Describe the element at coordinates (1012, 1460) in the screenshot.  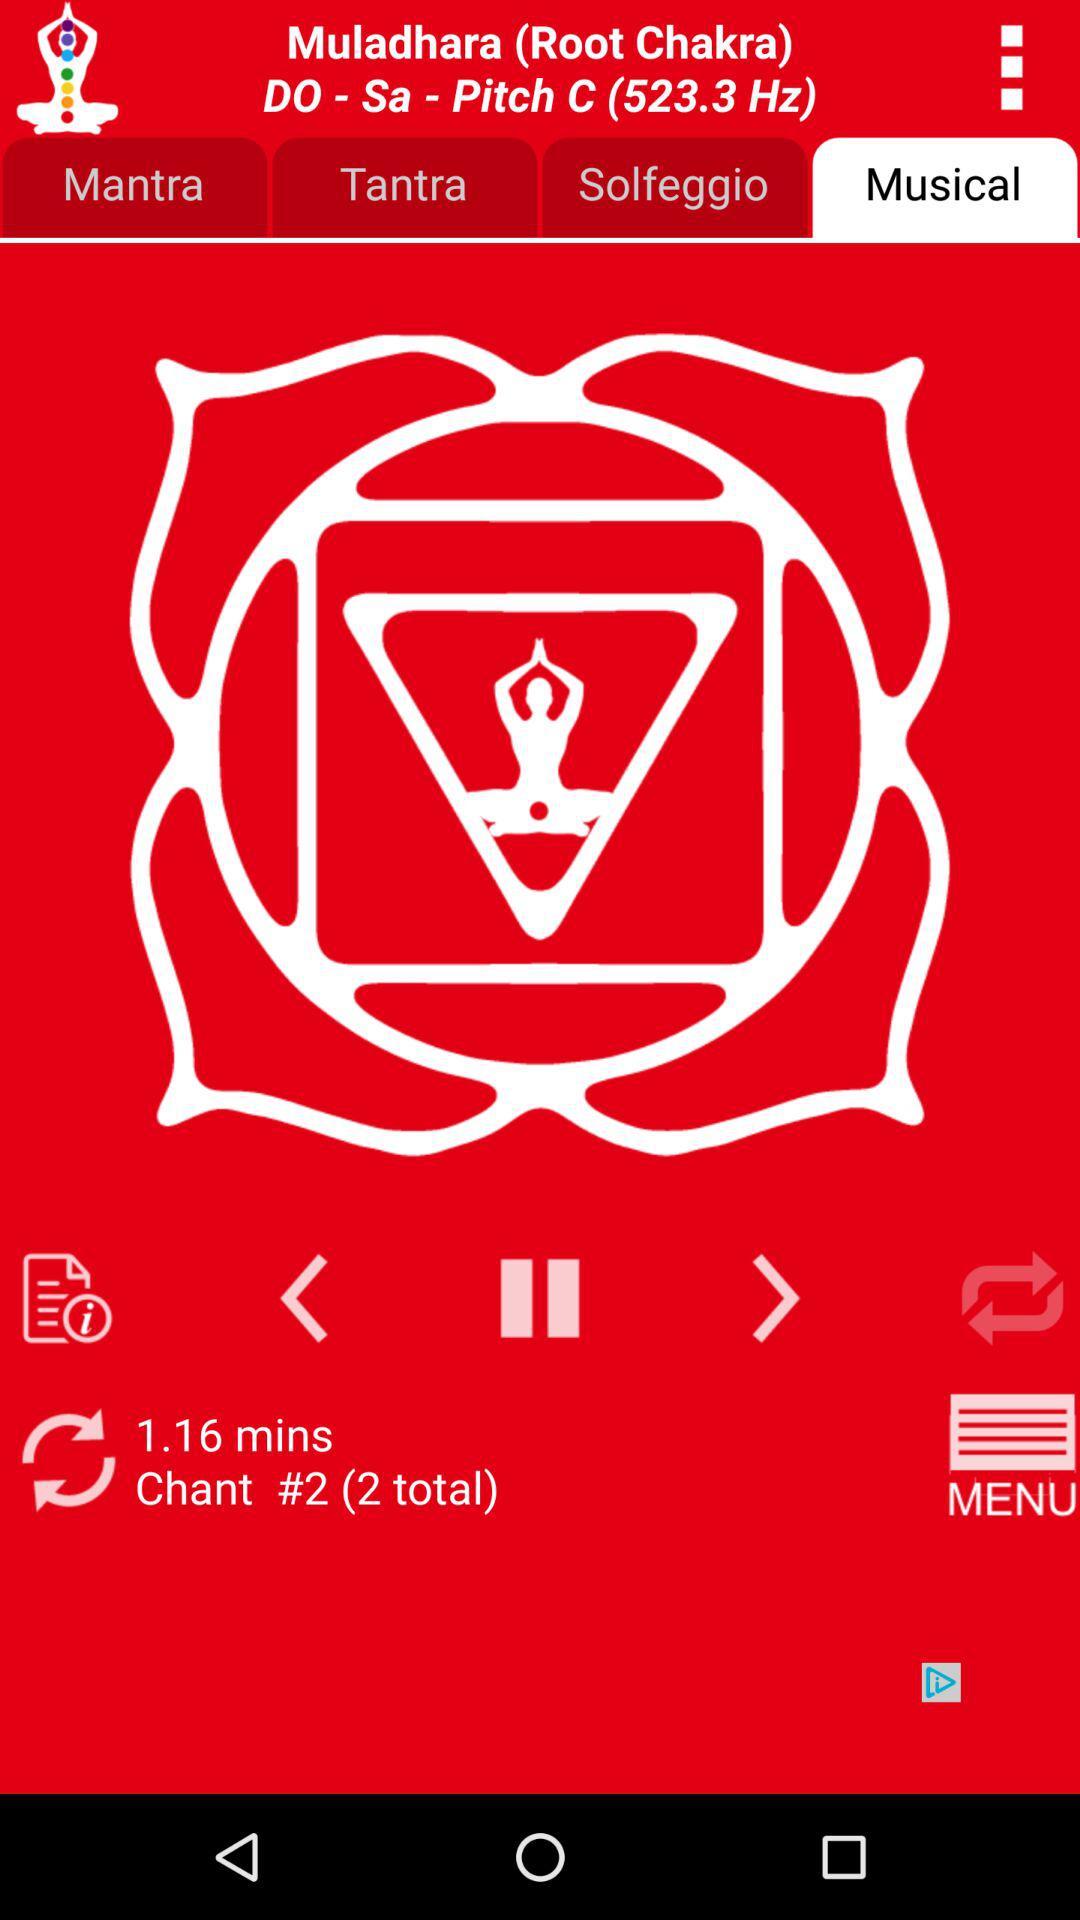
I see `menu` at that location.